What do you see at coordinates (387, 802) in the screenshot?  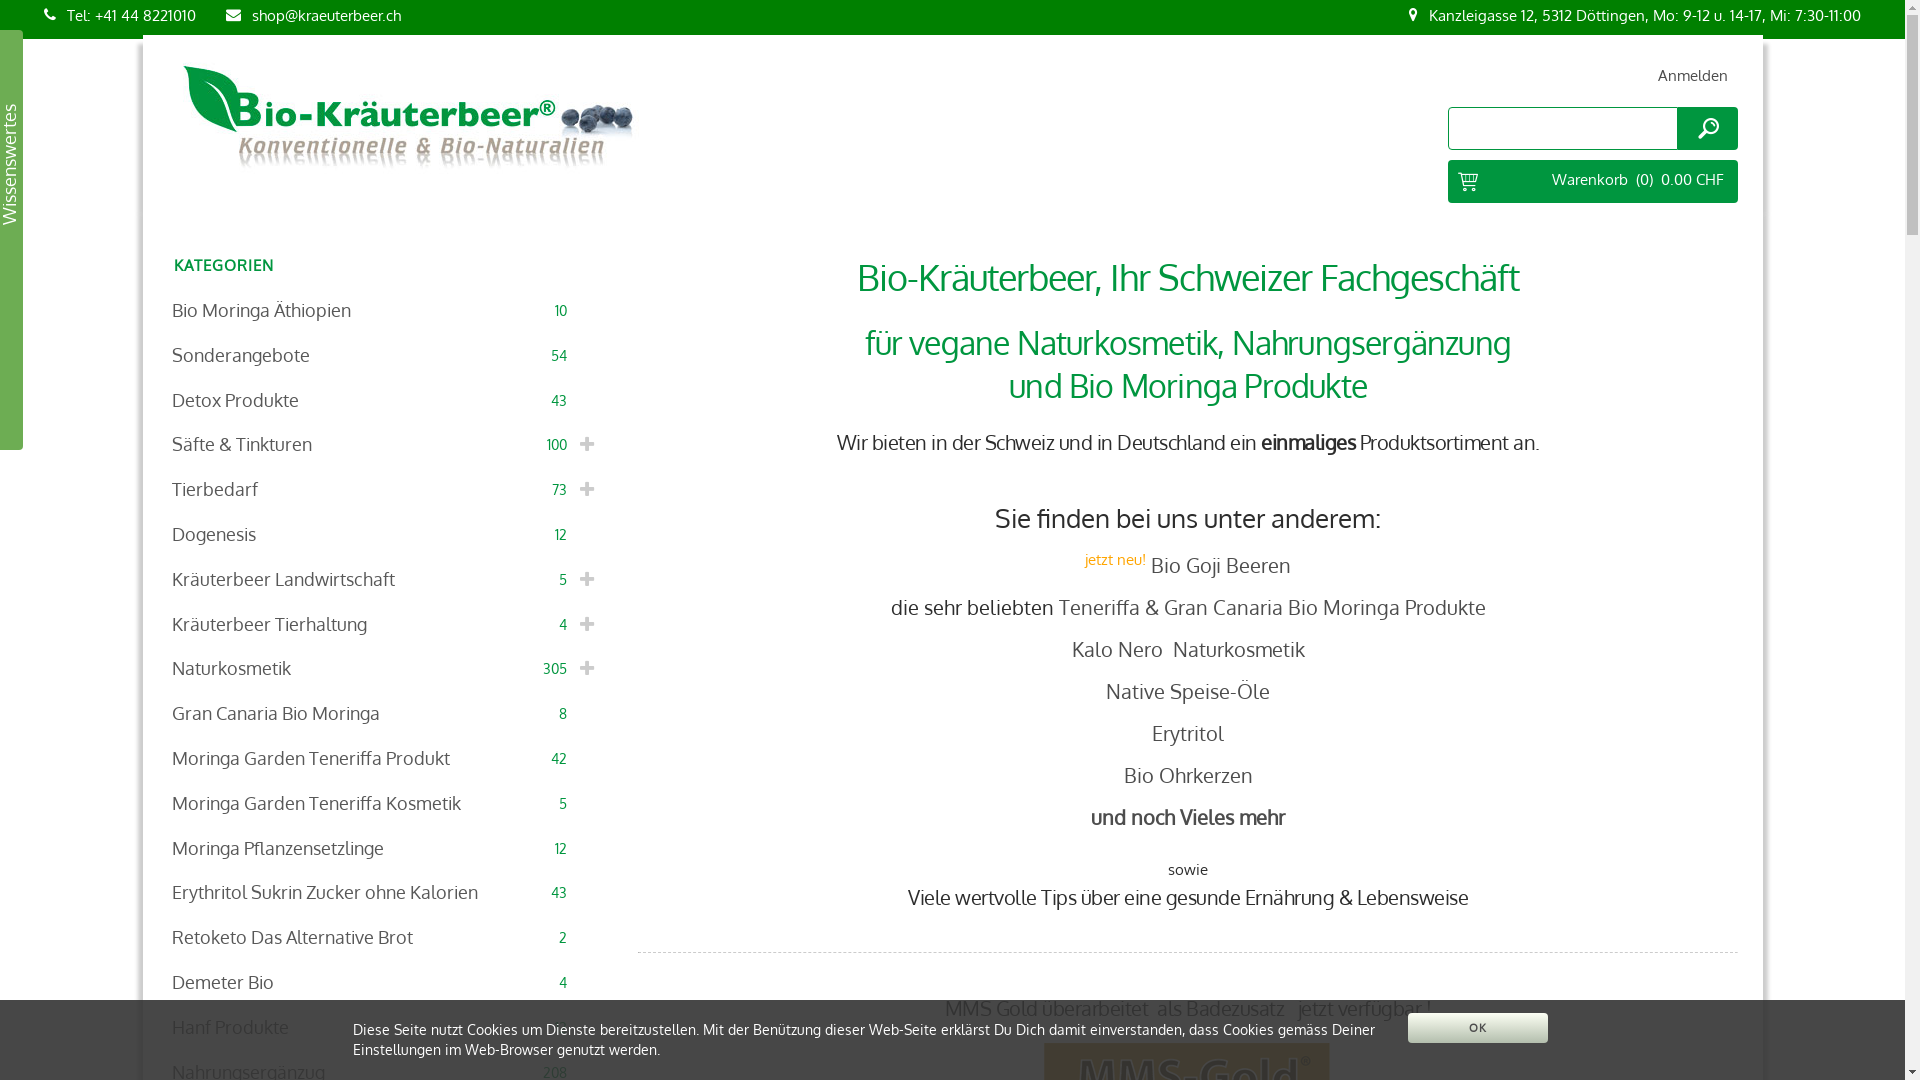 I see `'Moringa Garden Teneriffa Kosmetik` at bounding box center [387, 802].